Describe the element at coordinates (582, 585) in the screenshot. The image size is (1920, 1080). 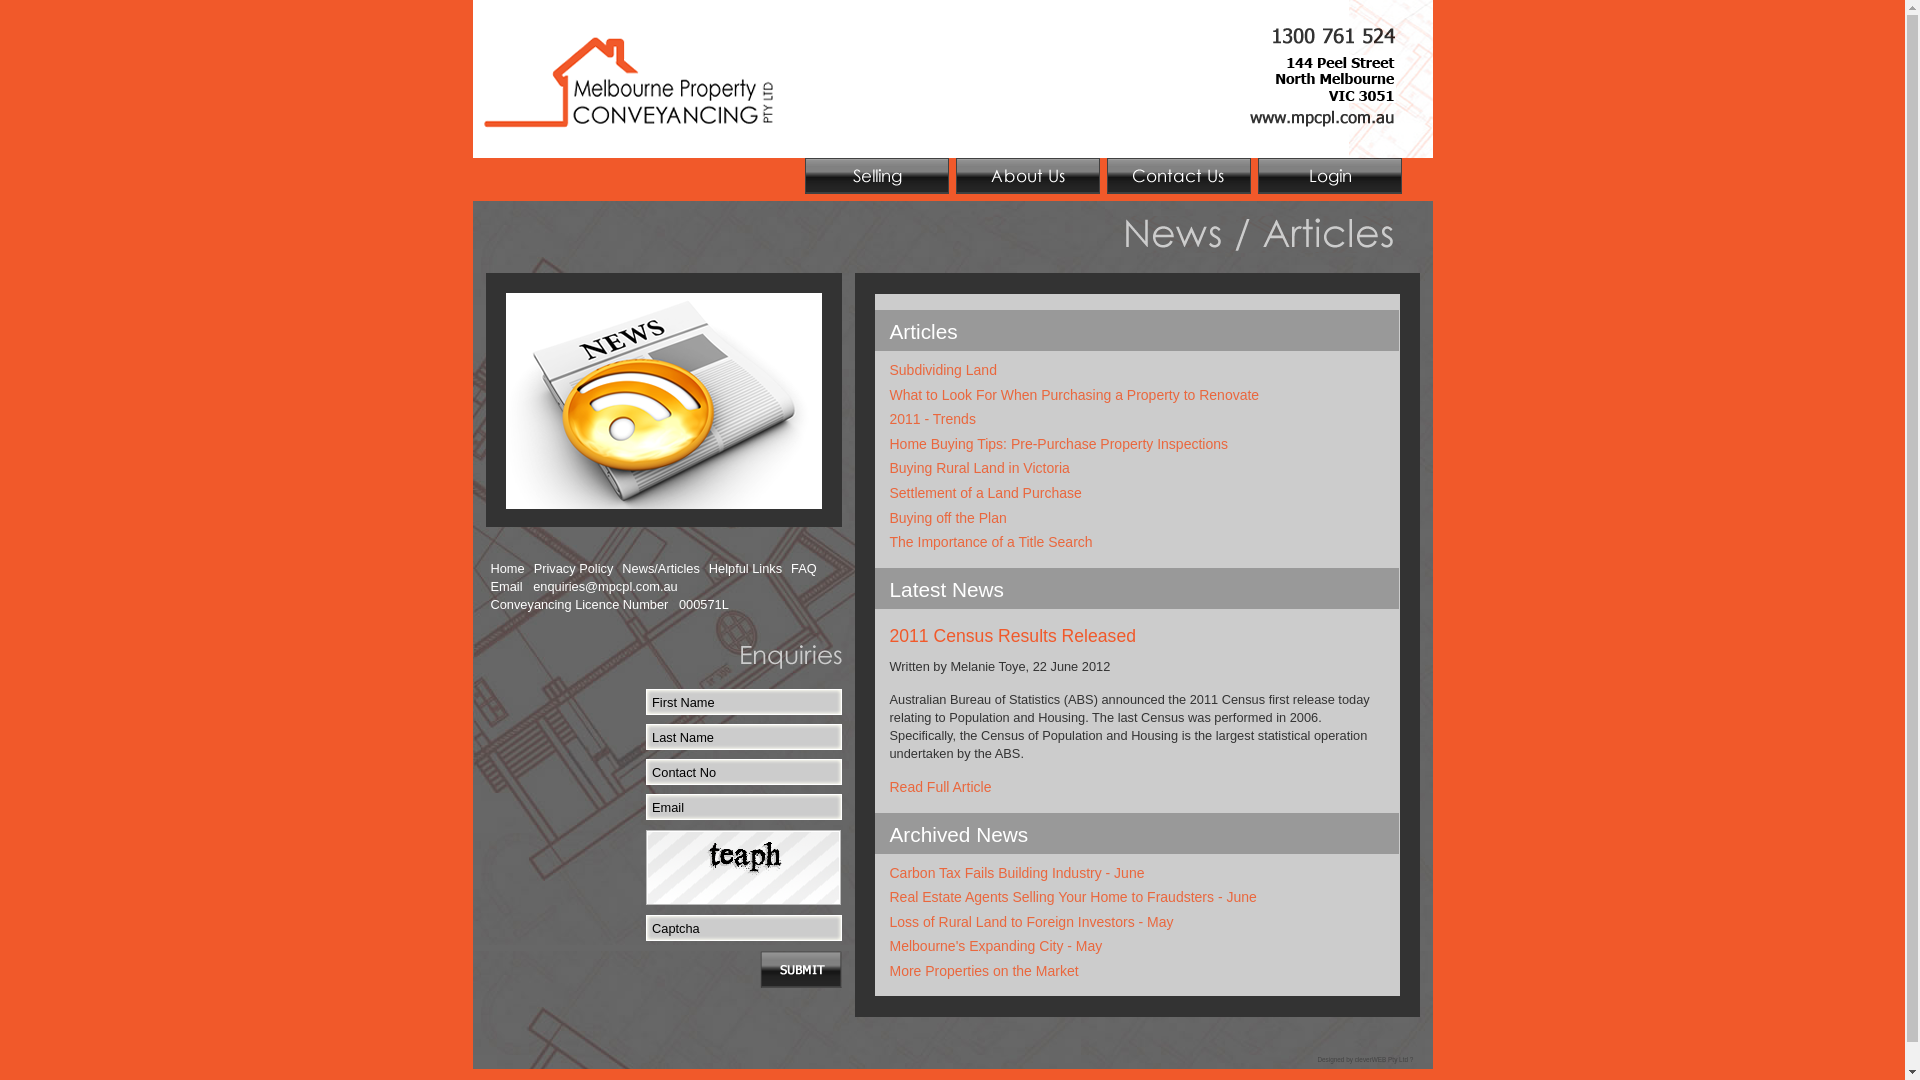
I see `'Email   enquiries@mpcpl.com.au'` at that location.